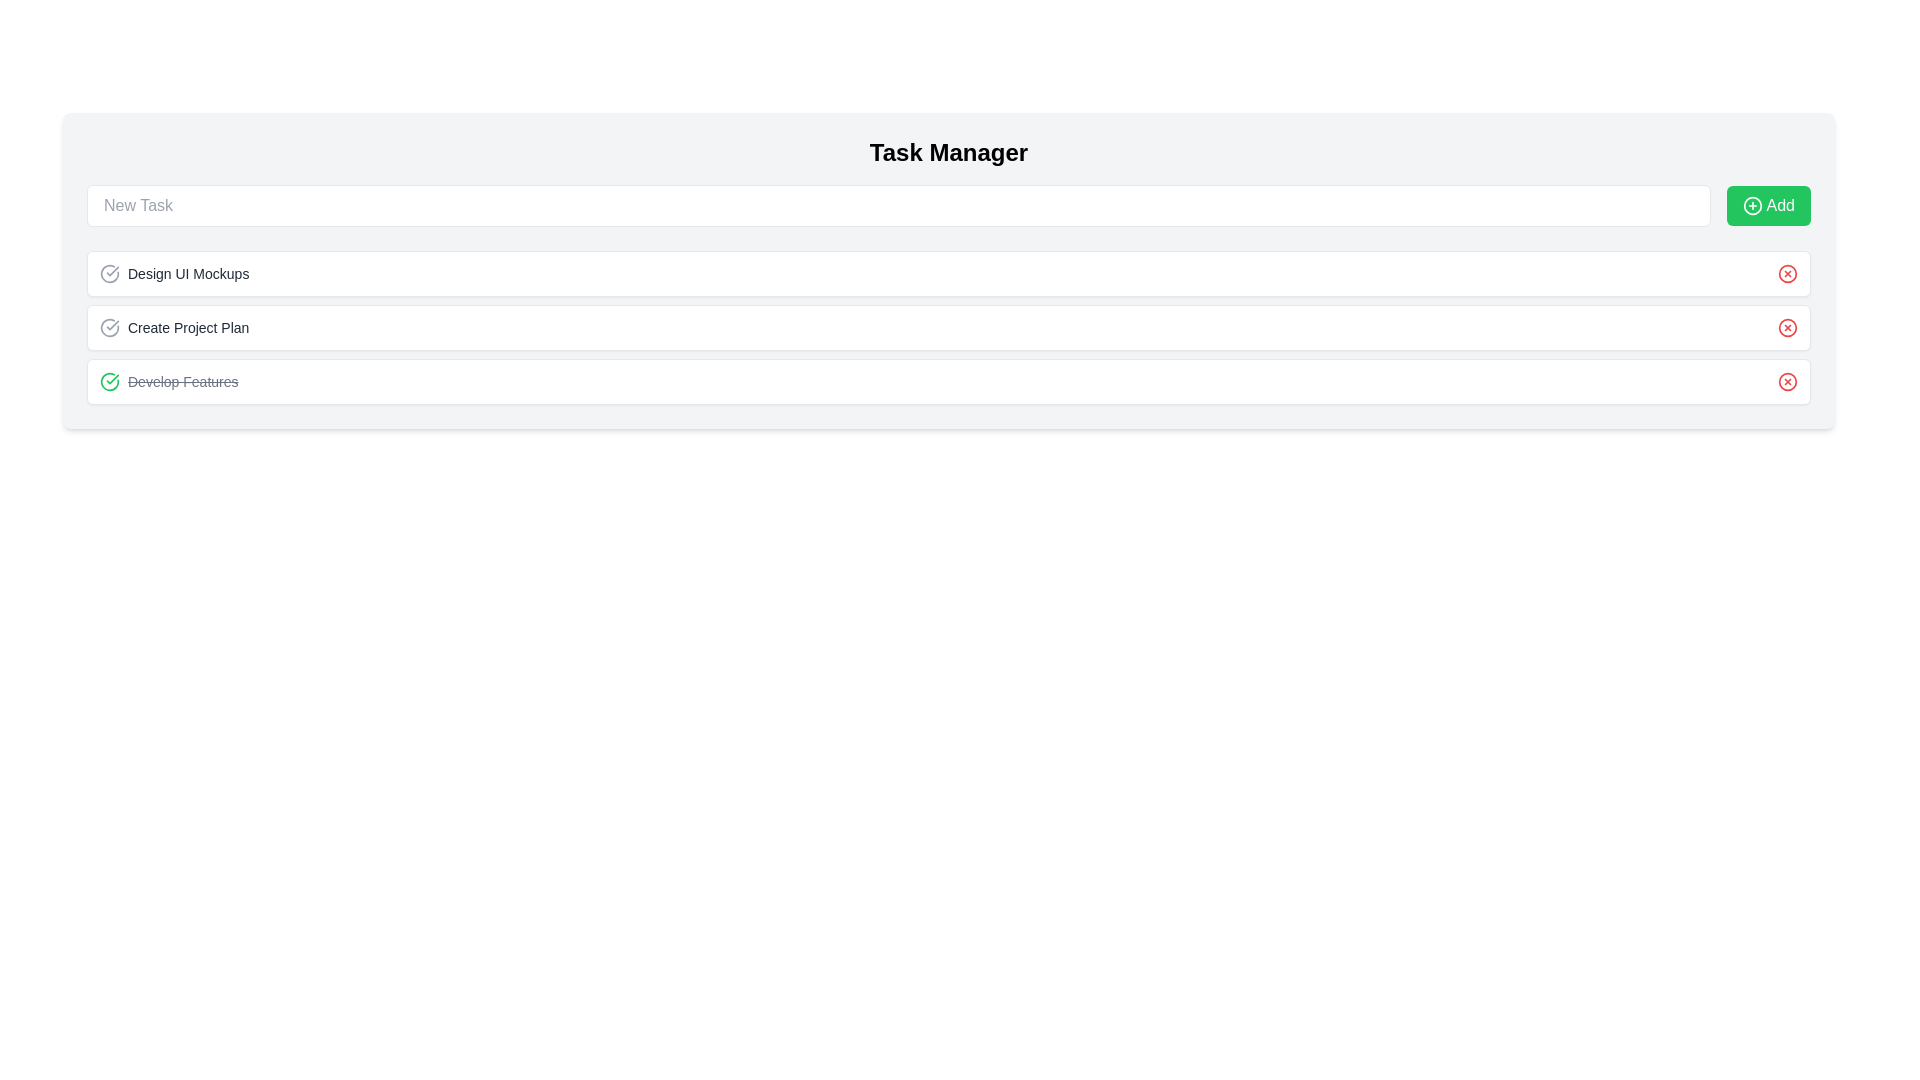 This screenshot has height=1080, width=1920. What do you see at coordinates (1751, 205) in the screenshot?
I see `the circular graphic element of the 'Add' button located in the top-right corner of the interface` at bounding box center [1751, 205].